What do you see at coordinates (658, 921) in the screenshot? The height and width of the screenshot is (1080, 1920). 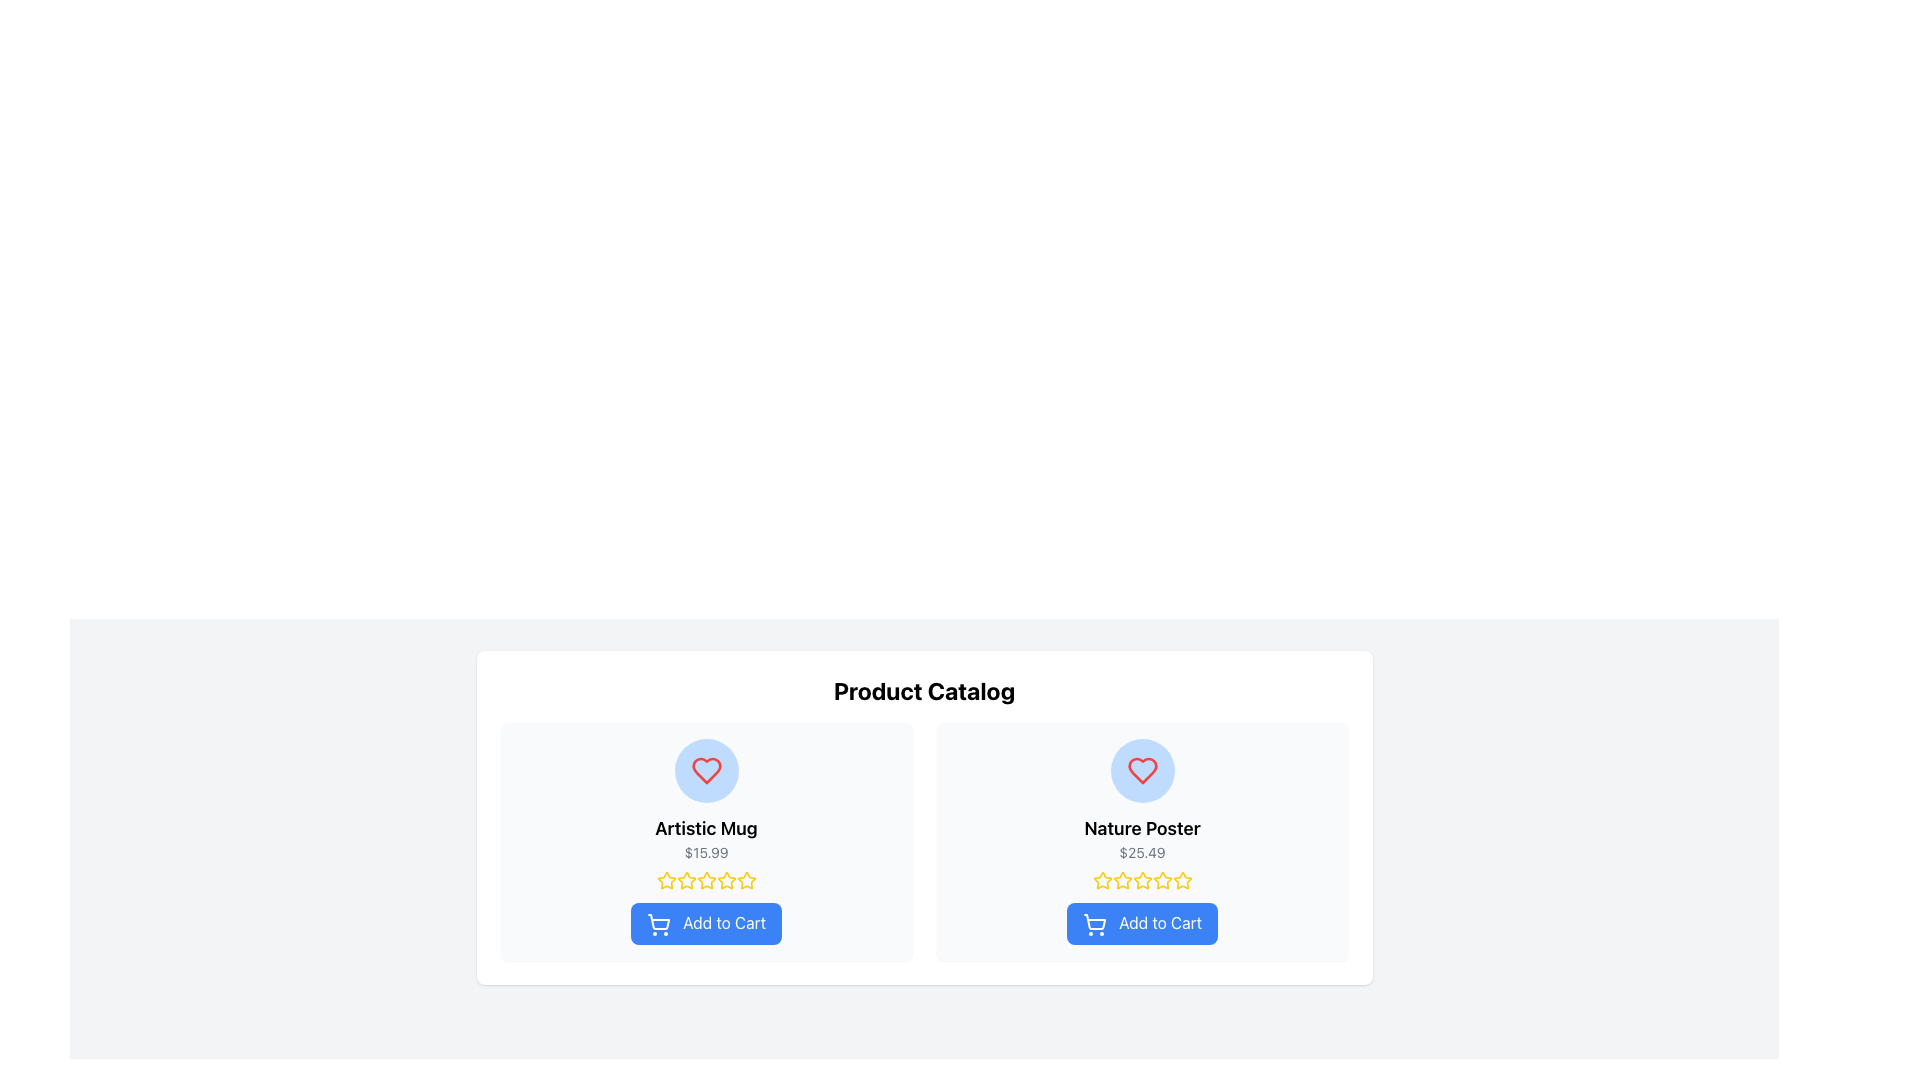 I see `the shopping cart icon located at the far left of the 'Add to Cart' button for the 'Artistic Mug' product` at bounding box center [658, 921].